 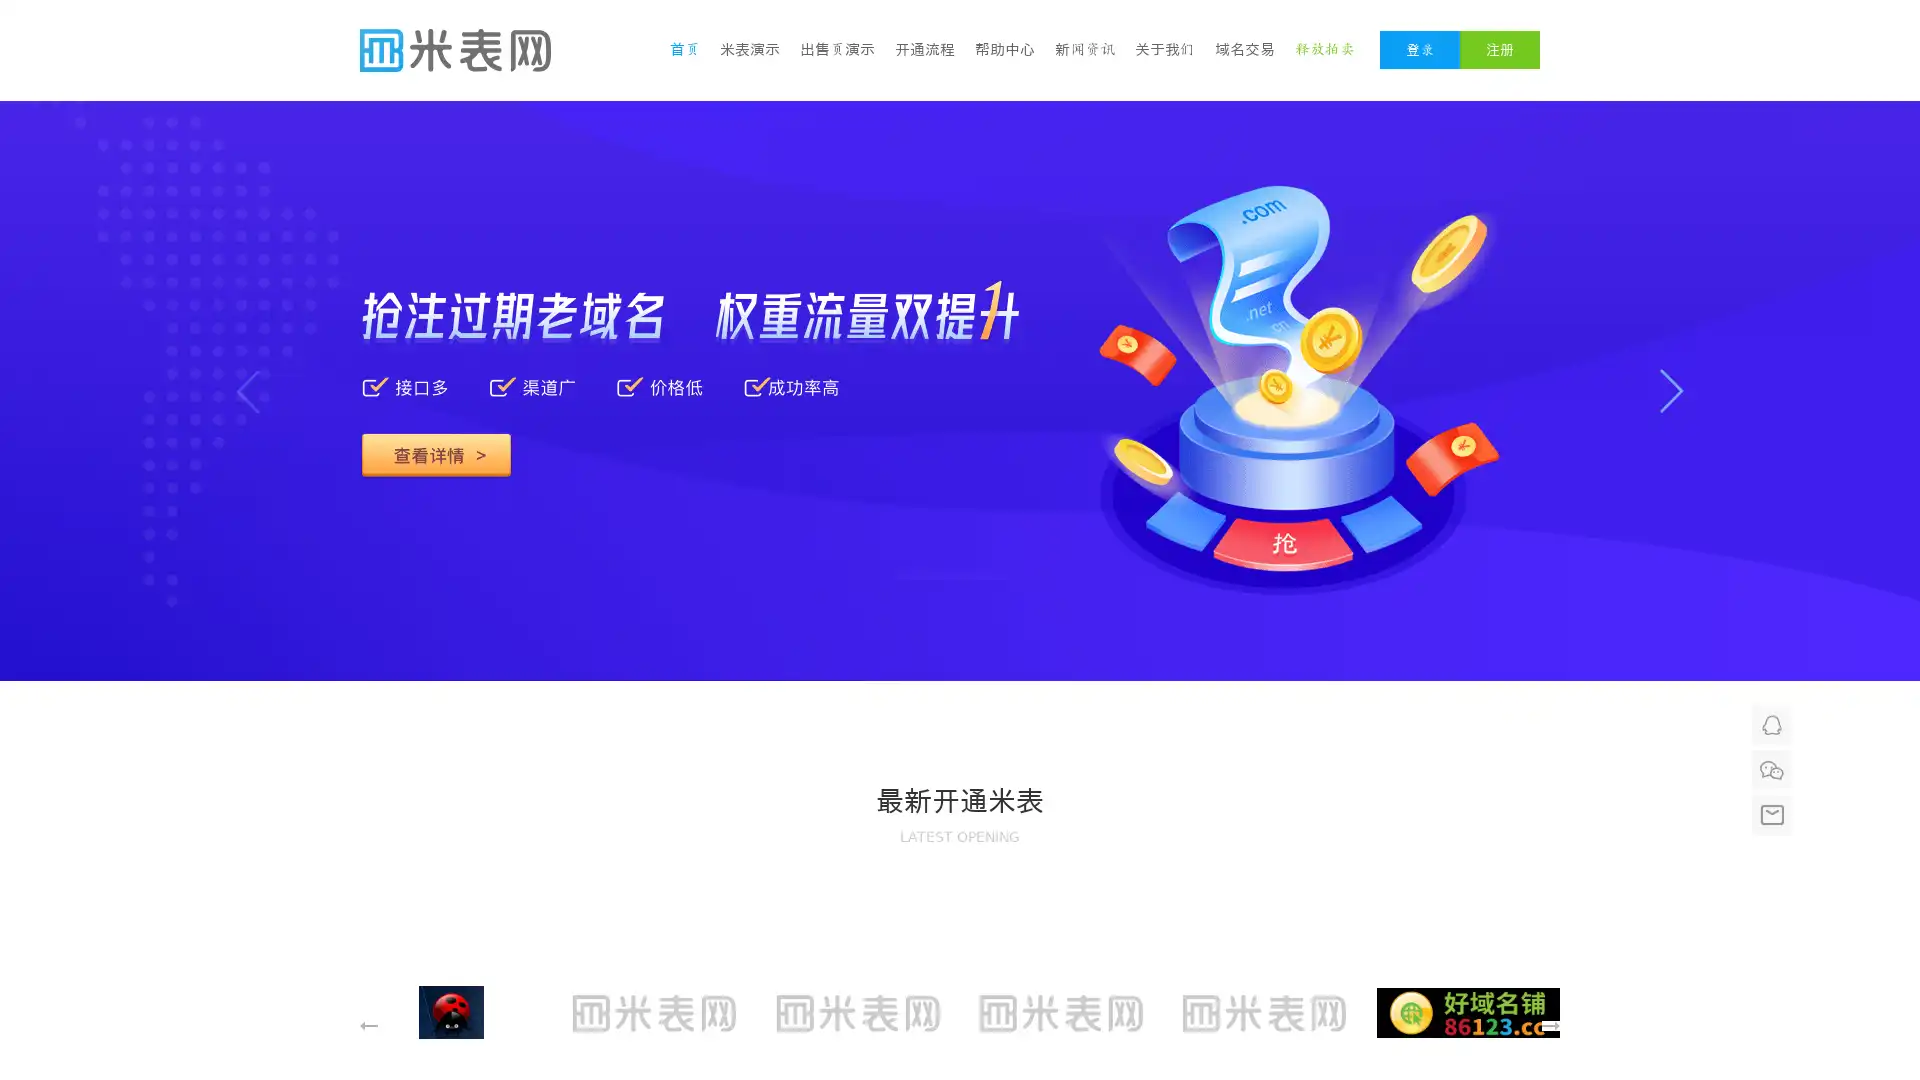 What do you see at coordinates (1163, 680) in the screenshot?
I see `Previous slide` at bounding box center [1163, 680].